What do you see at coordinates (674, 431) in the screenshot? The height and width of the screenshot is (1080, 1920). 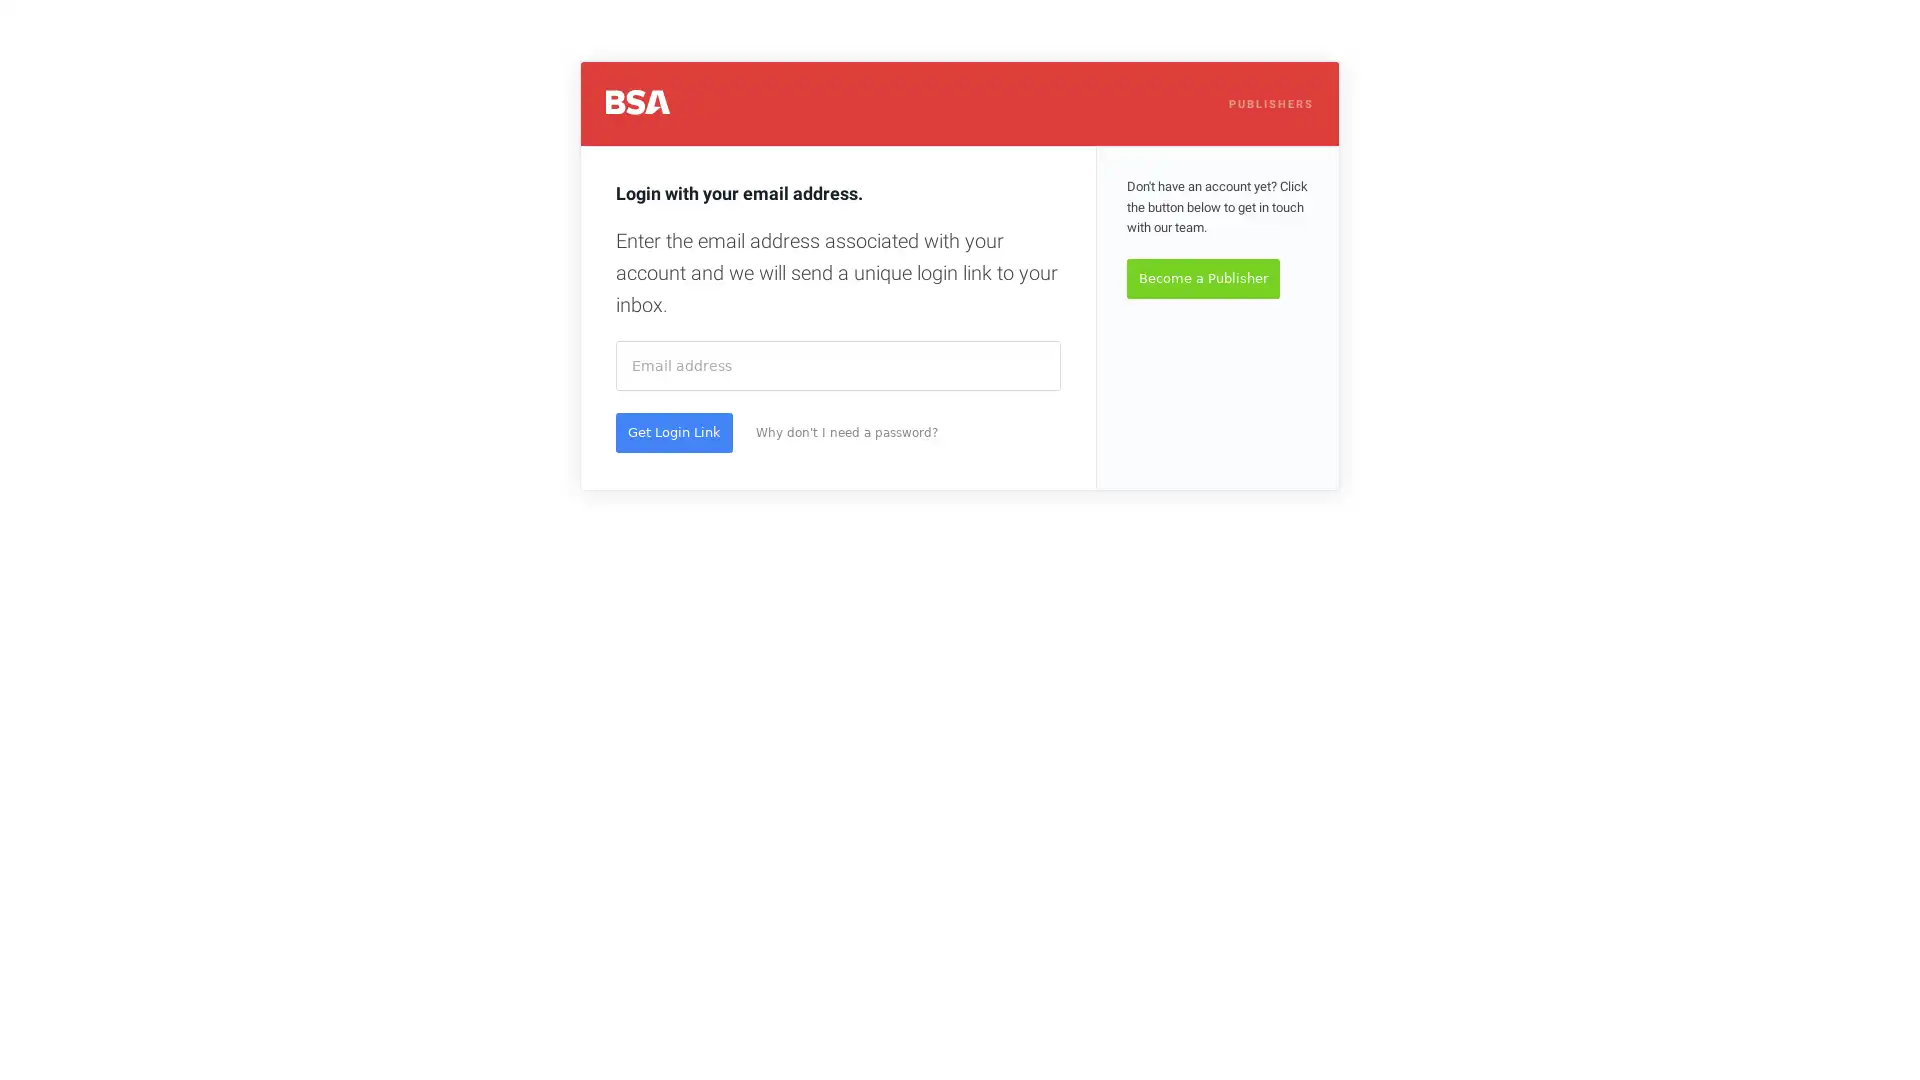 I see `Get Login Link` at bounding box center [674, 431].